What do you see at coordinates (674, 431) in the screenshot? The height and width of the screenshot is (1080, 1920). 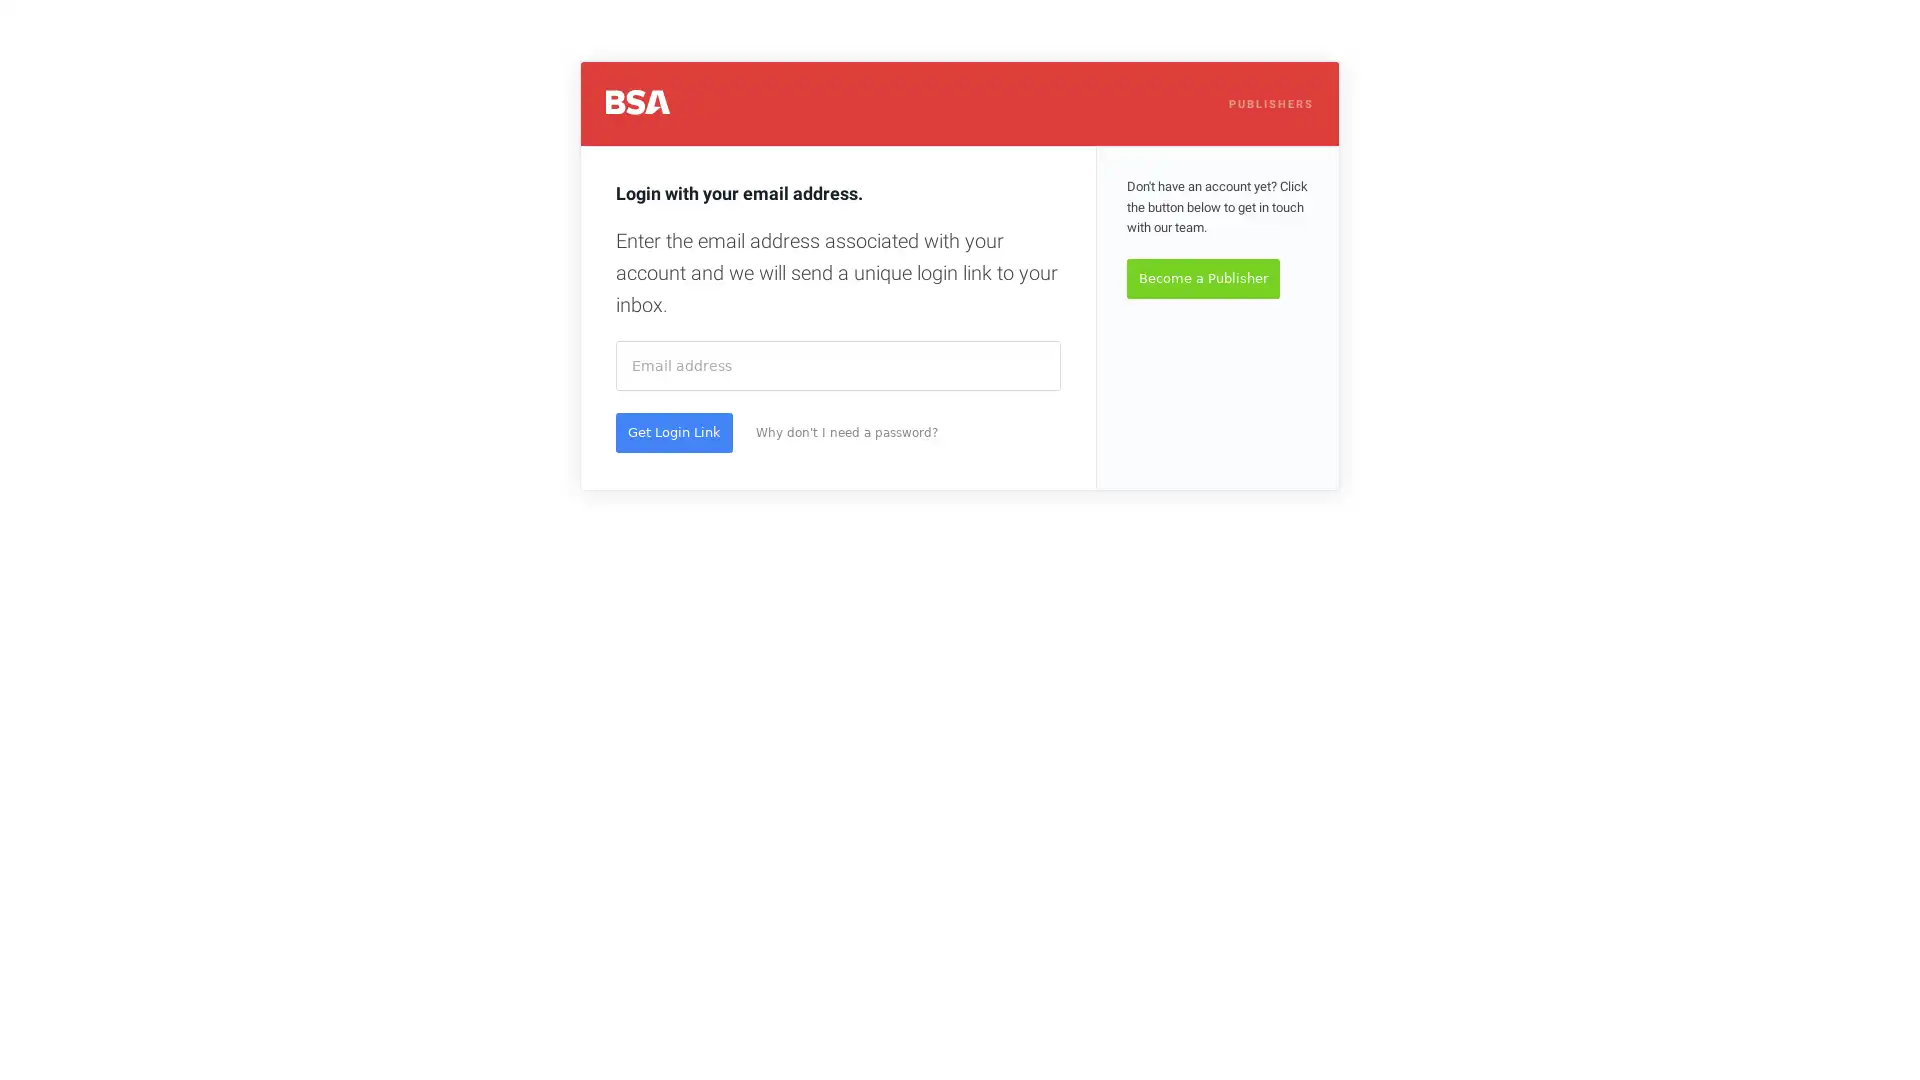 I see `Get Login Link` at bounding box center [674, 431].